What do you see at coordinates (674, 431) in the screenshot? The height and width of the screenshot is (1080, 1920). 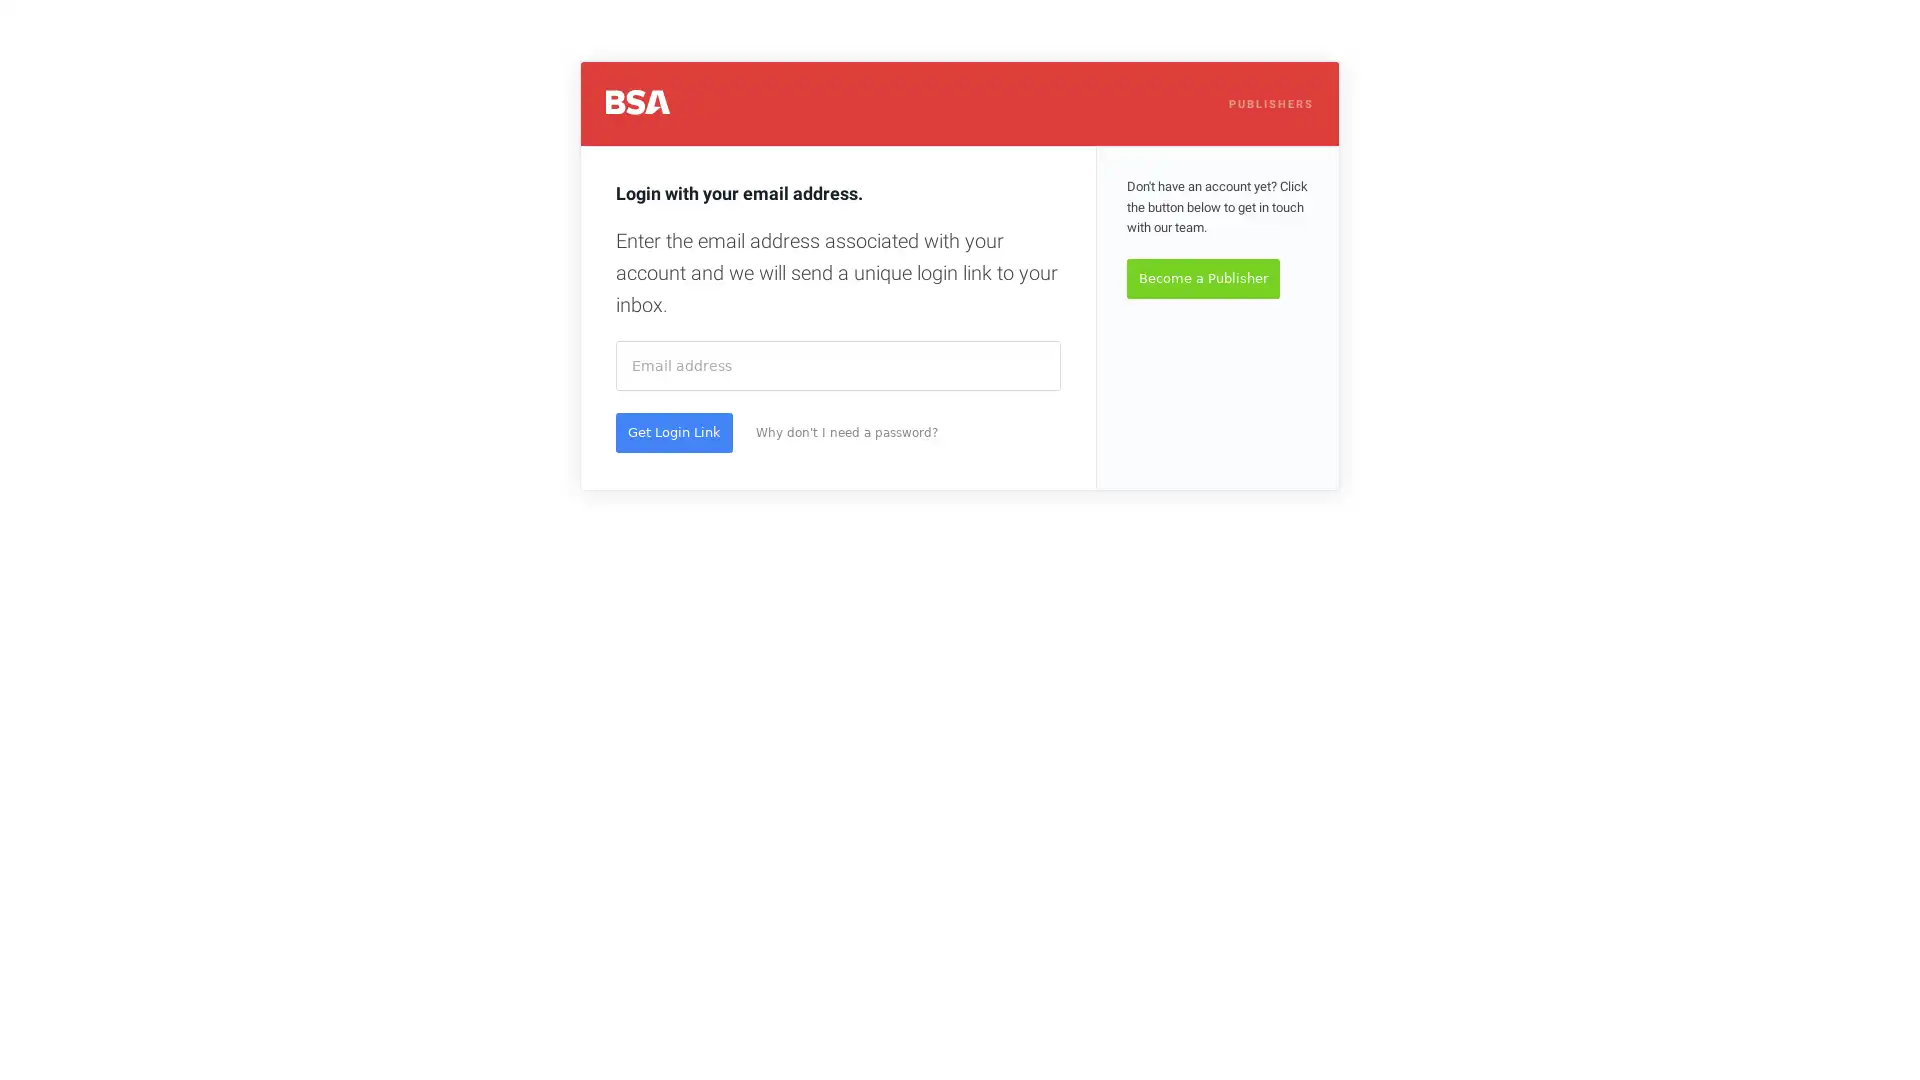 I see `Get Login Link` at bounding box center [674, 431].